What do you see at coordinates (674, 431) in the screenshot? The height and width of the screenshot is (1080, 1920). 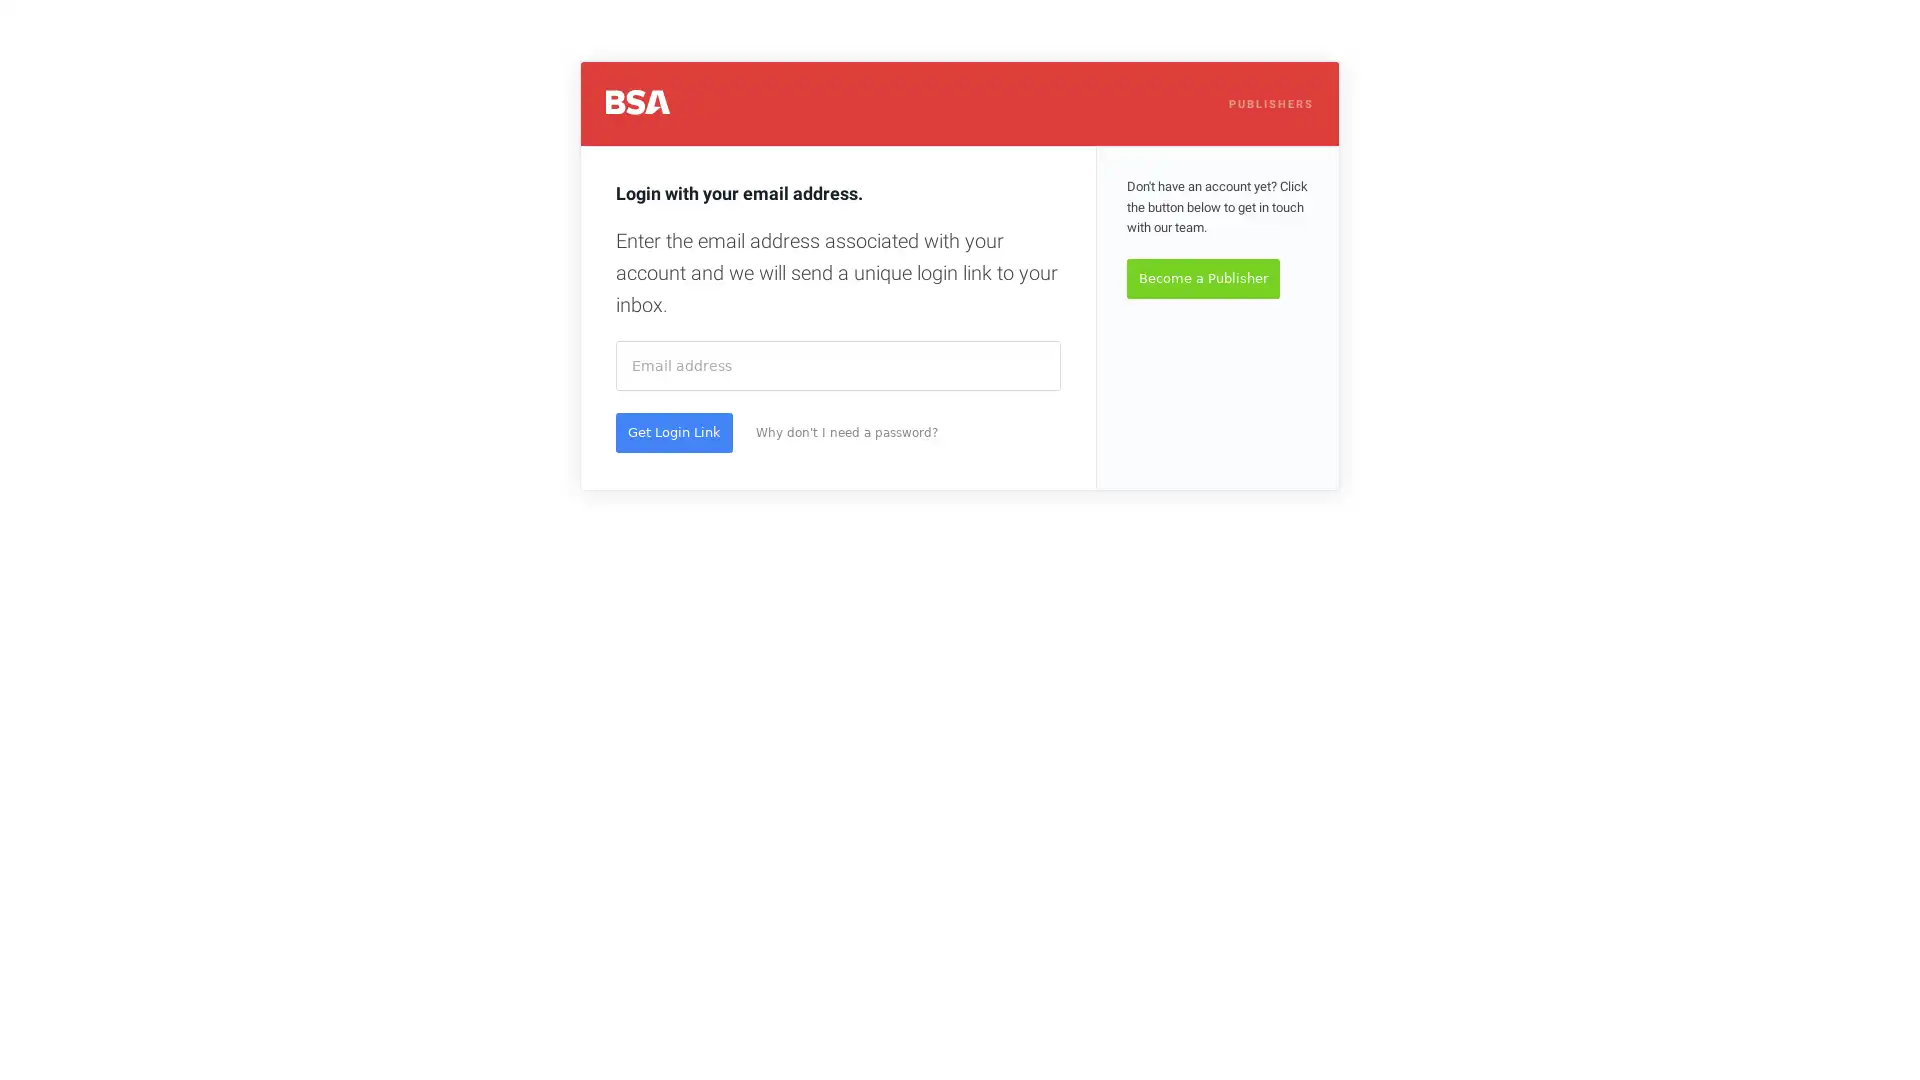 I see `Get Login Link` at bounding box center [674, 431].